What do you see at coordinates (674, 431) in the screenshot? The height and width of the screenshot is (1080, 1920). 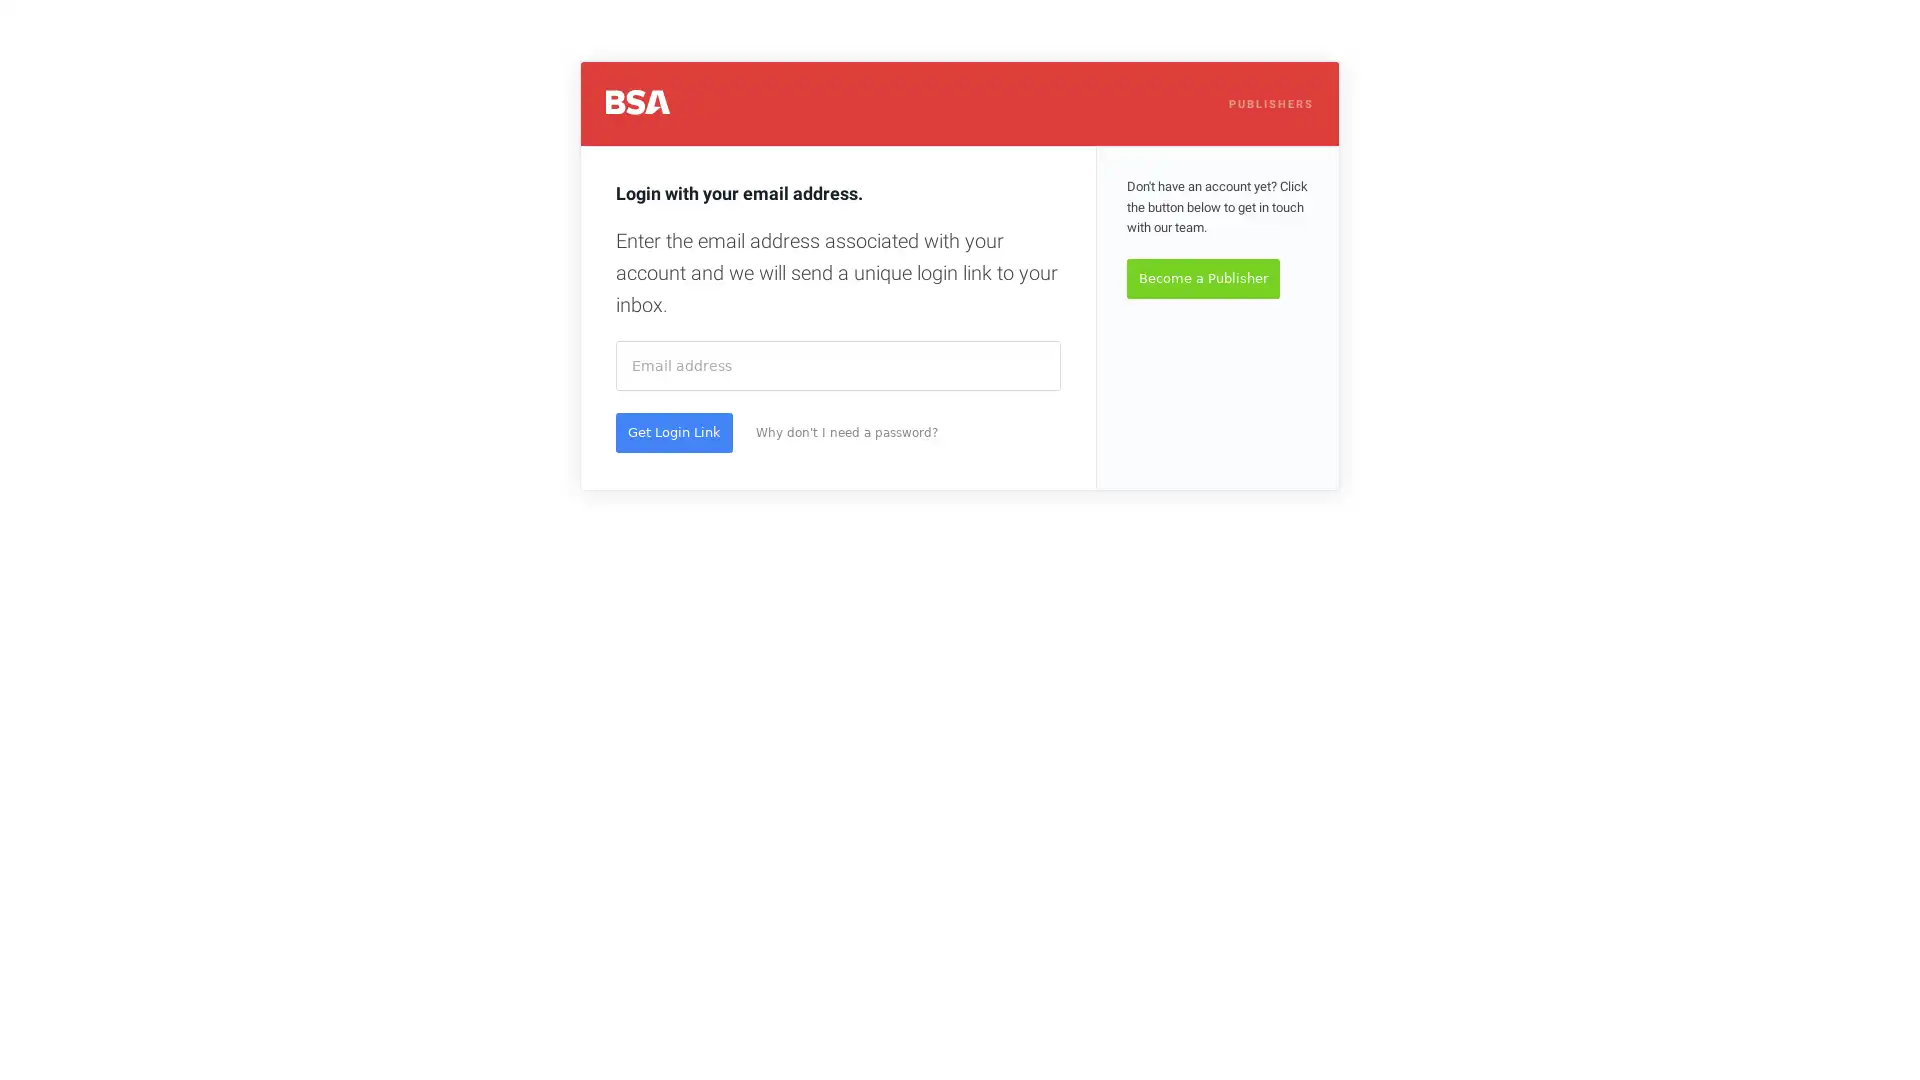 I see `Get Login Link` at bounding box center [674, 431].